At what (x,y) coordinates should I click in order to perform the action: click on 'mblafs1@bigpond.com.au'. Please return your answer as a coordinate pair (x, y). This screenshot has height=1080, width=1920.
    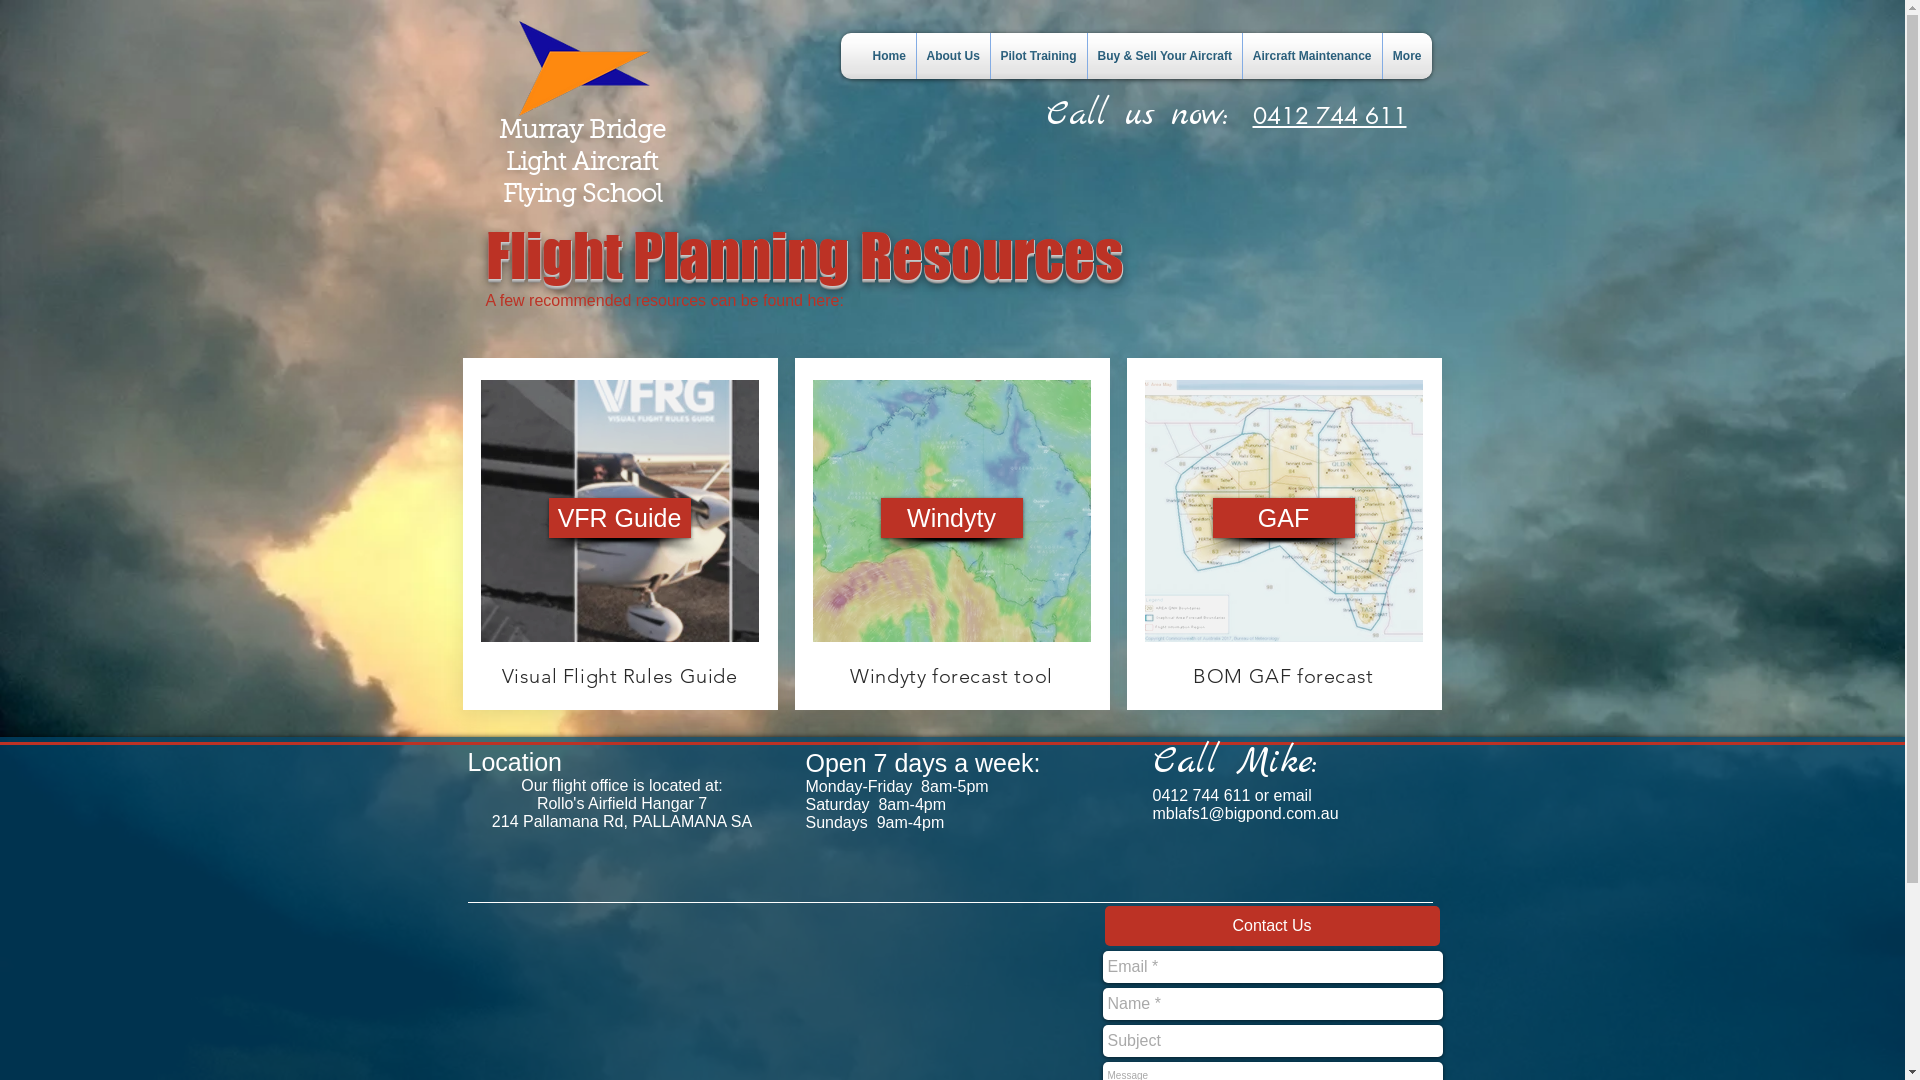
    Looking at the image, I should click on (1243, 813).